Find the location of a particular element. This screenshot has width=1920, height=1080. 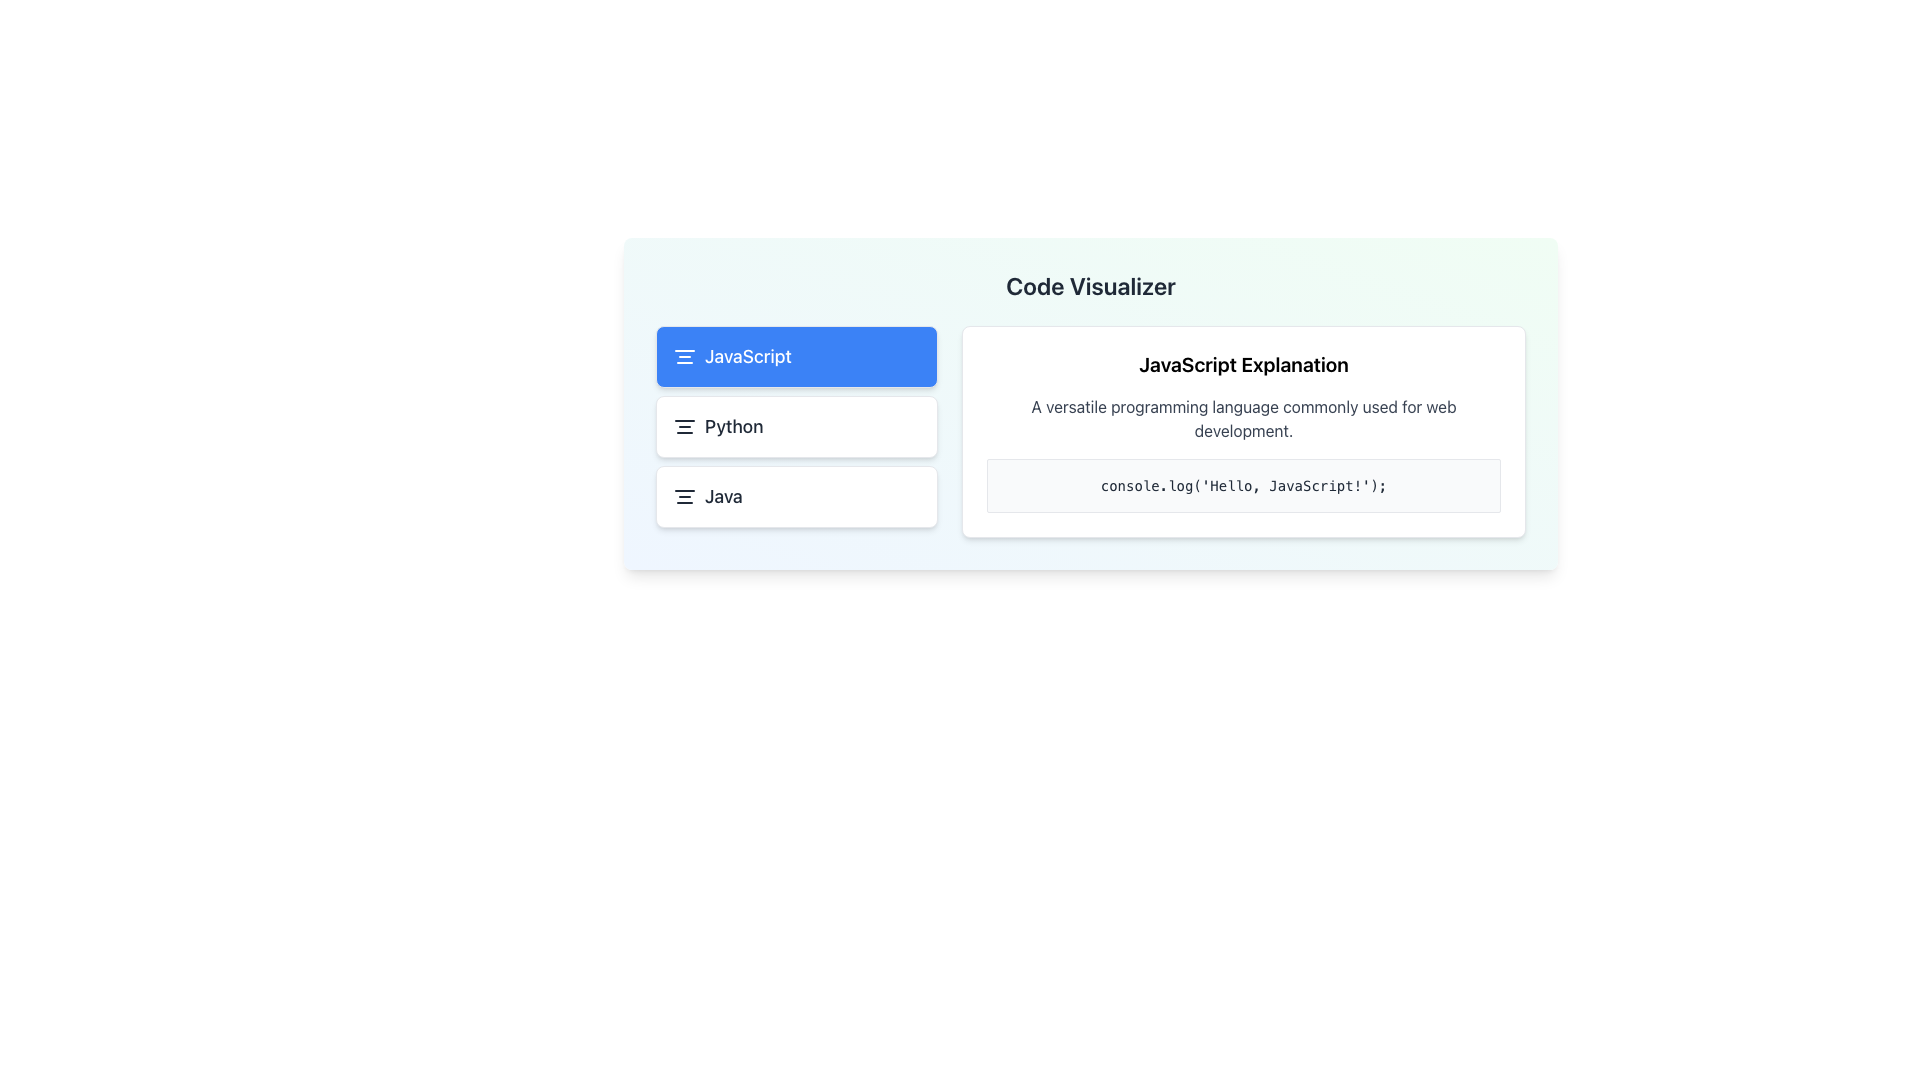

the JavaScript command text displayed in the code visualization panel for copying is located at coordinates (1242, 486).